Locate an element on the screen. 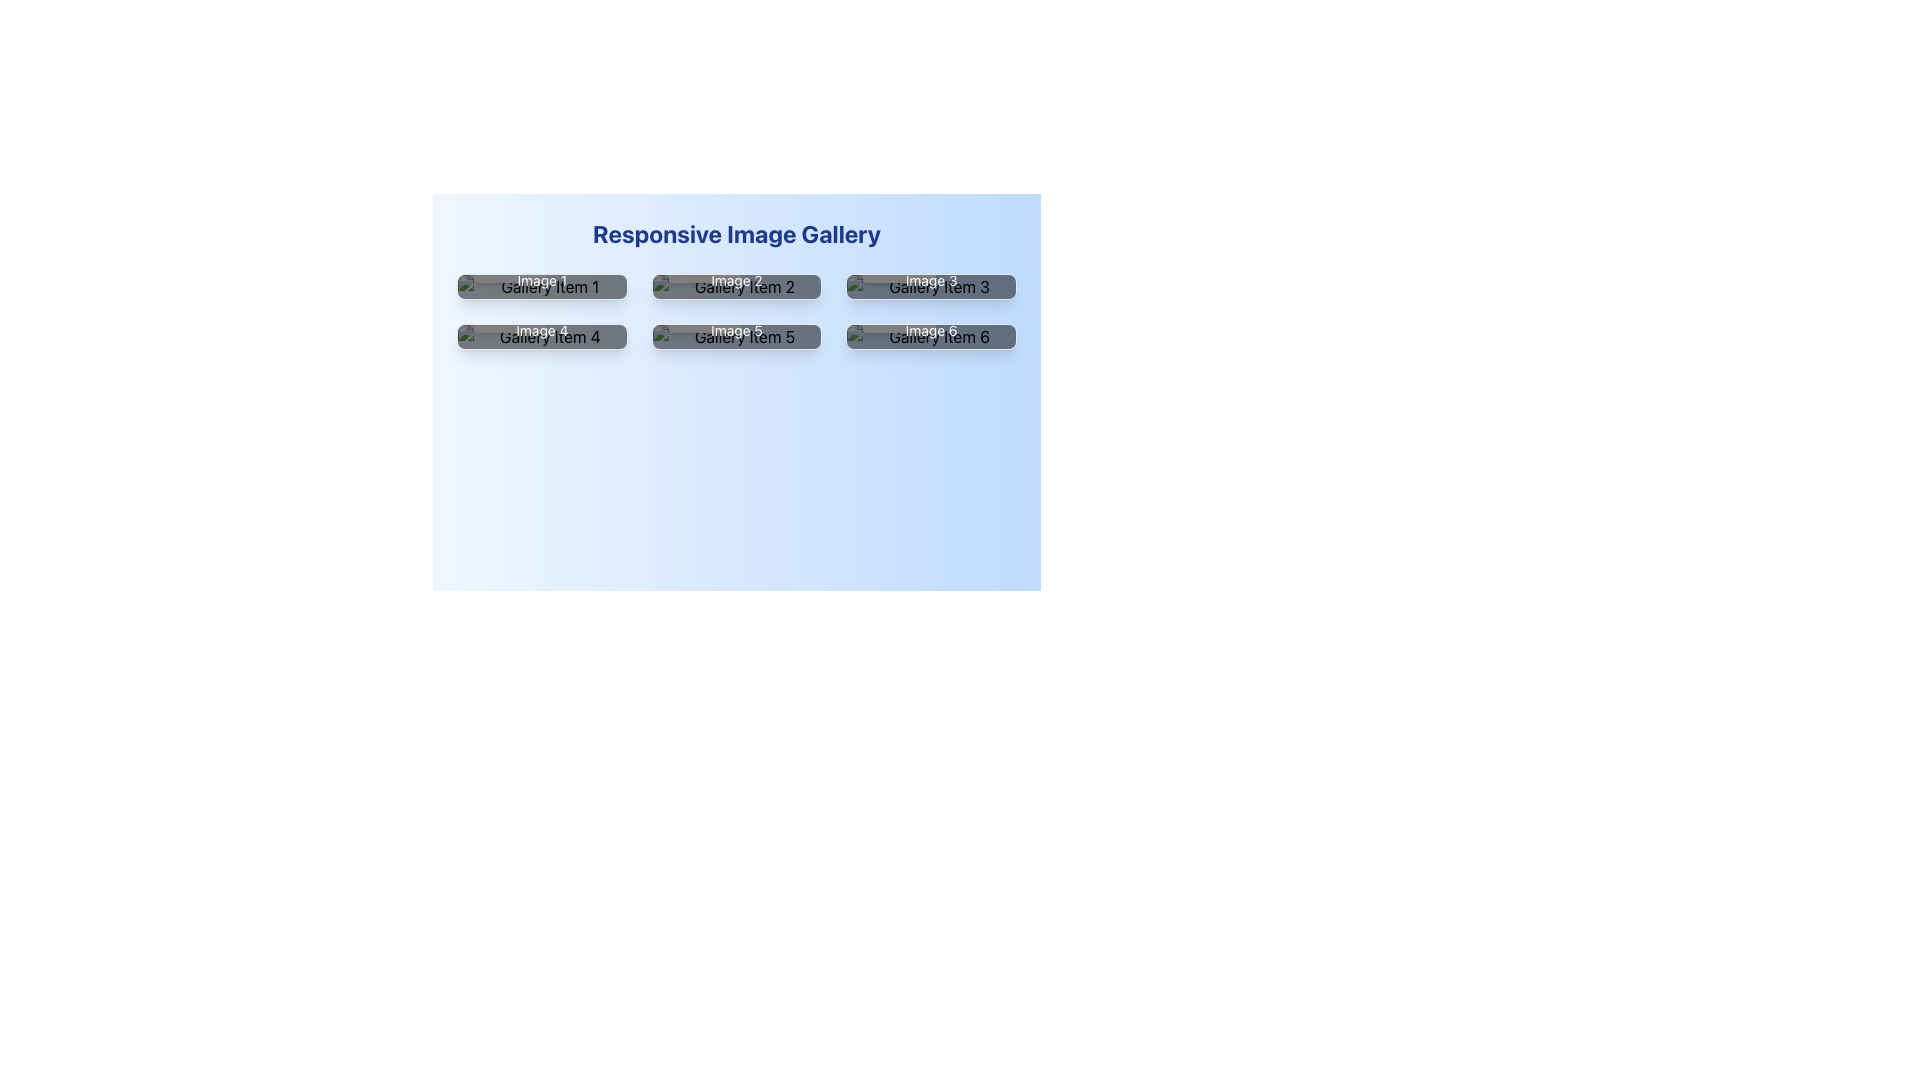  the text label stating 'Description for Image 6' which is styled with a semi-transparent black background and white text, positioned at the bottom of the 'Image 6' gallery card is located at coordinates (930, 319).